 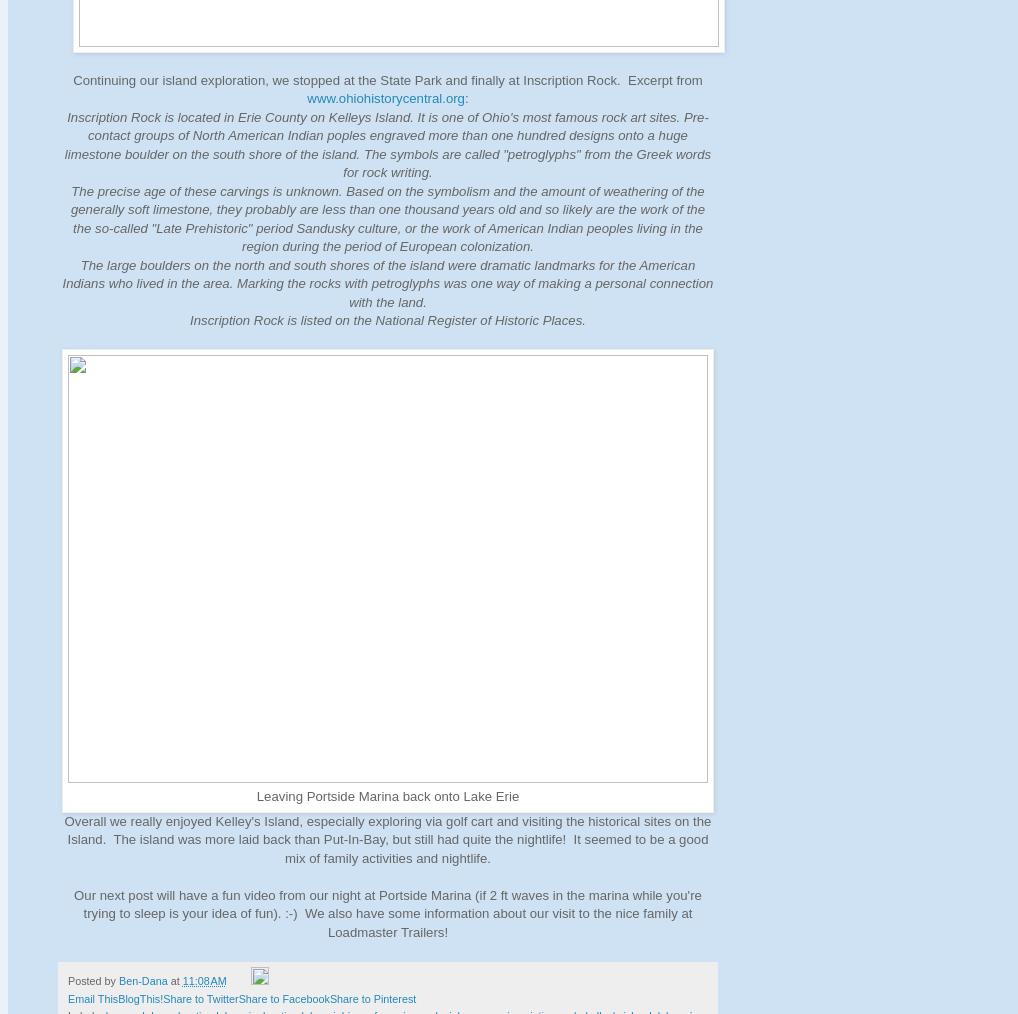 I want to click on 'Inscription Rock is located in Erie County on Kelleys Island. It is 
one of Ohio's most famous rock art sites. Pre-contact groups of North 
American Indian poples engraved more than one hundred designs onto a 
huge limestone boulder on the south shore of the island. The symbols are
 called "petroglyphs" from the Greek words for rock writing.', so click(x=387, y=144).